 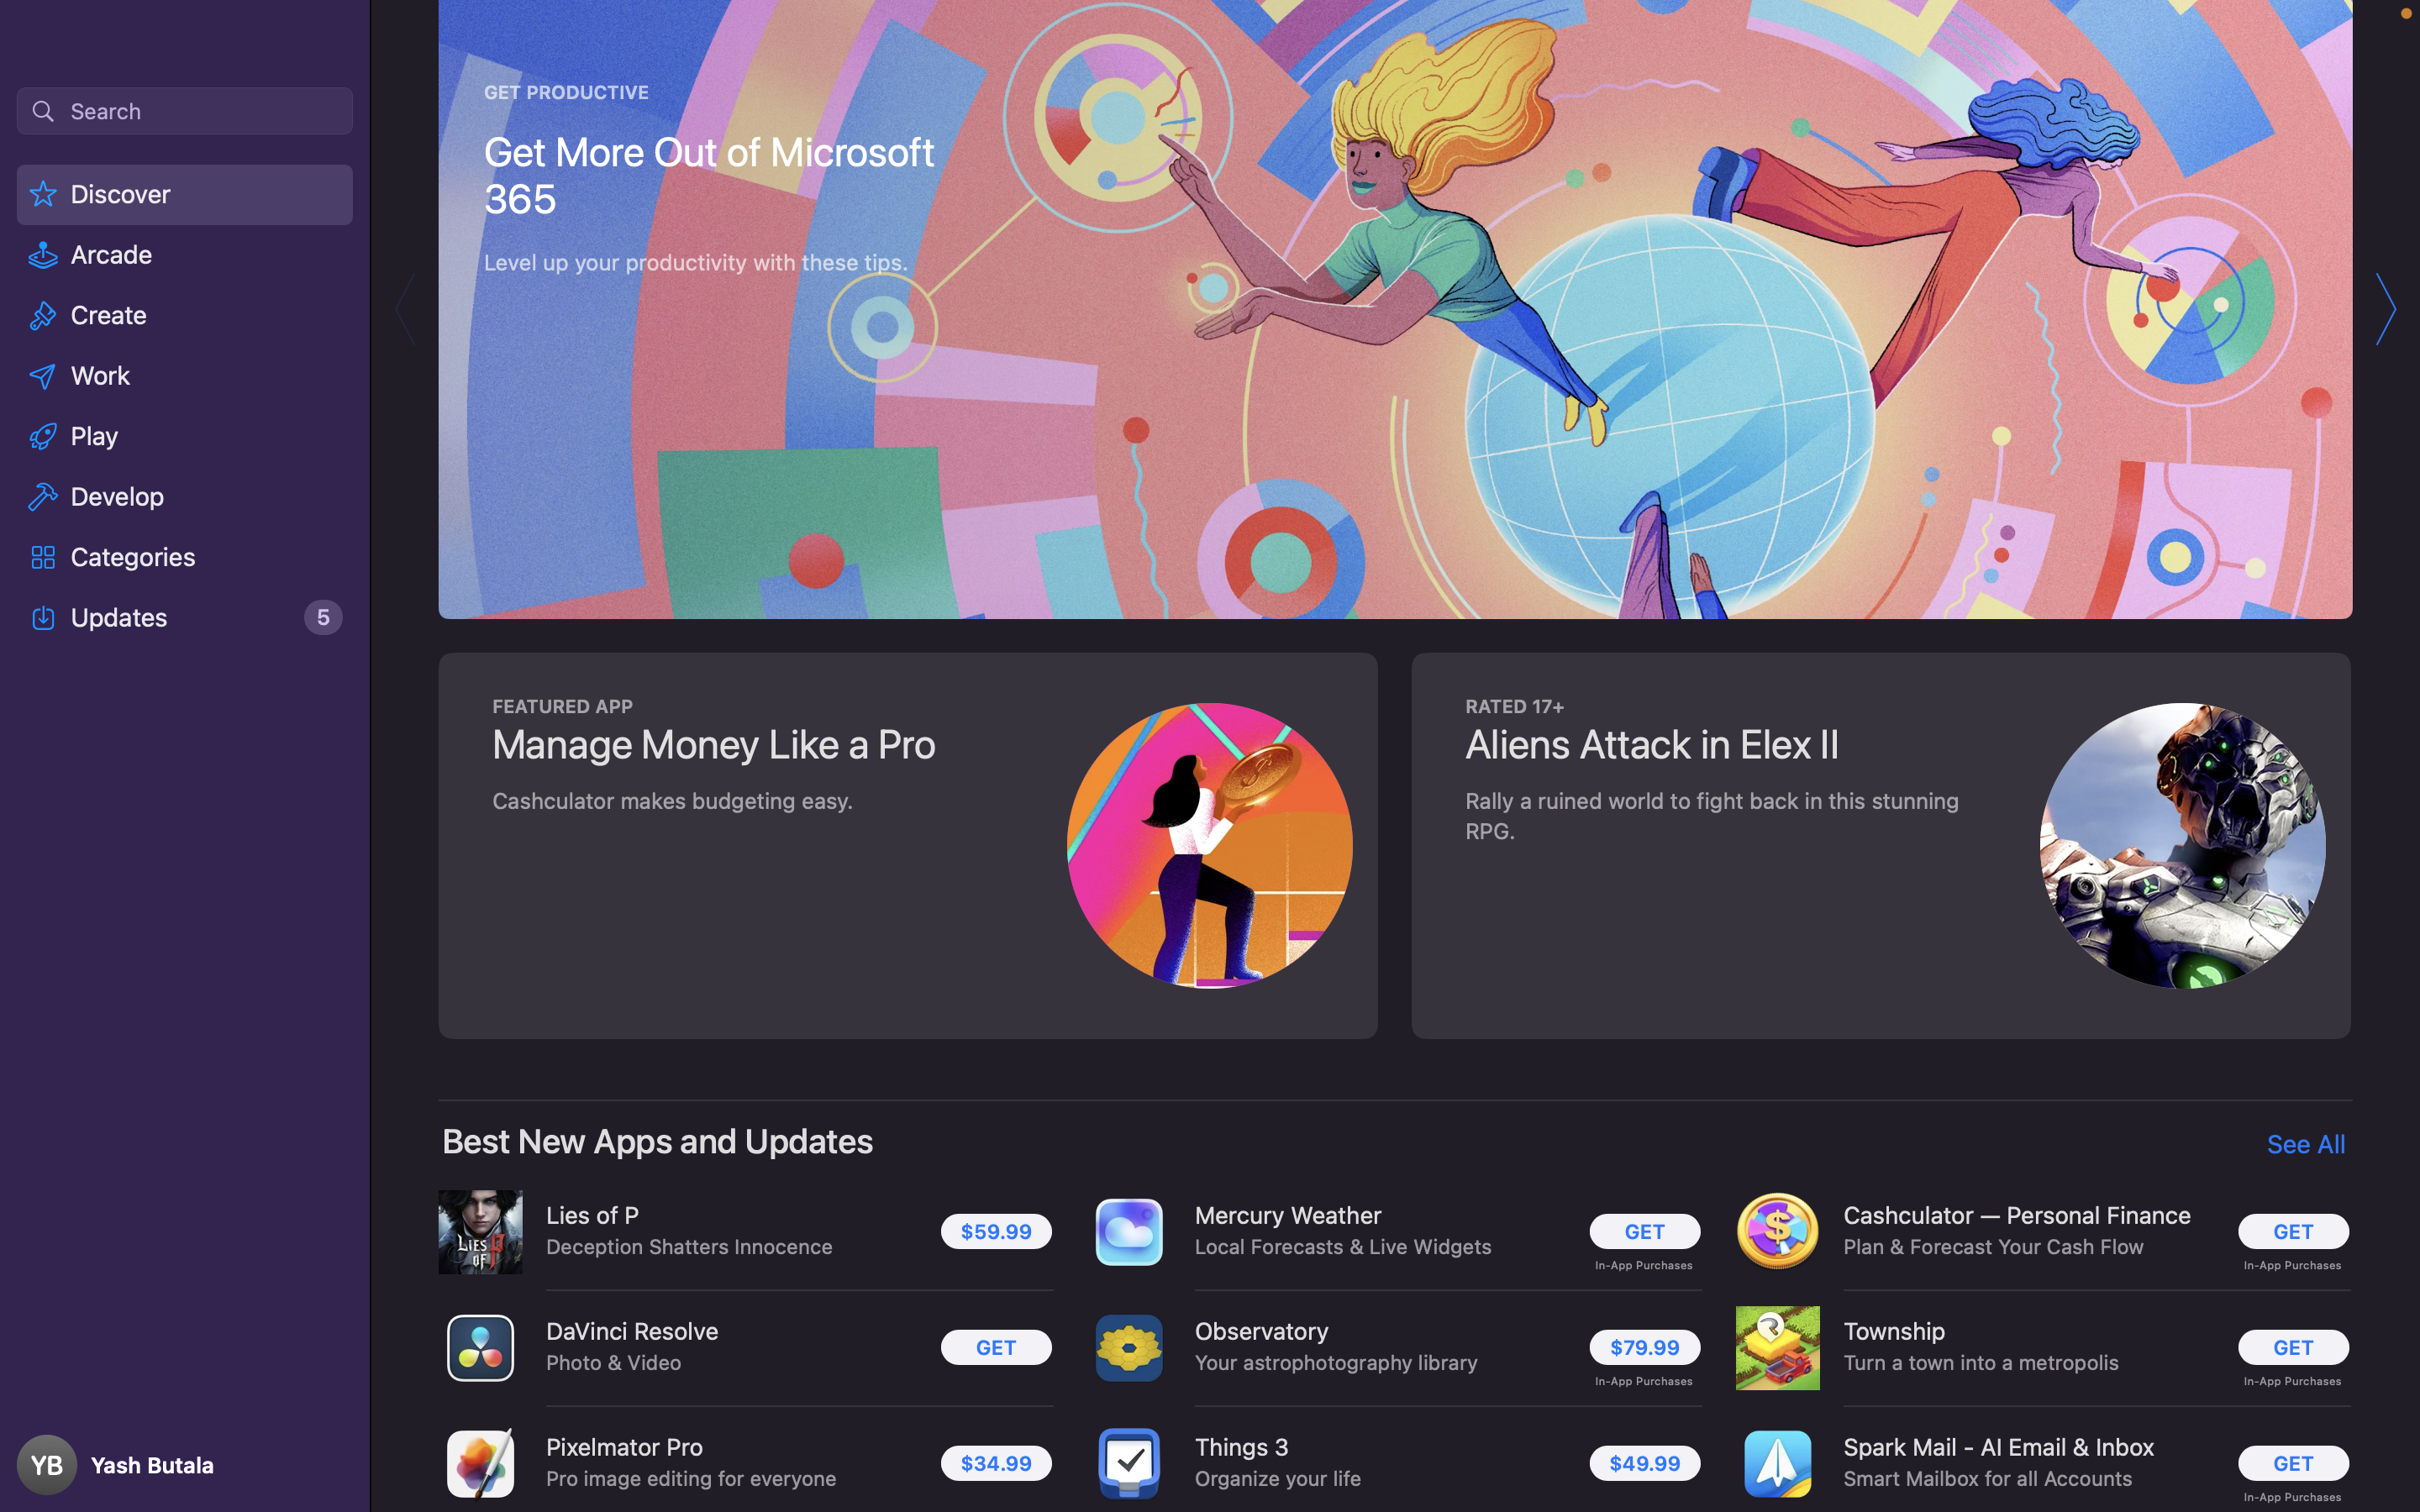 I want to click on In the search bar, input "photo editing", so click(x=183, y=109).